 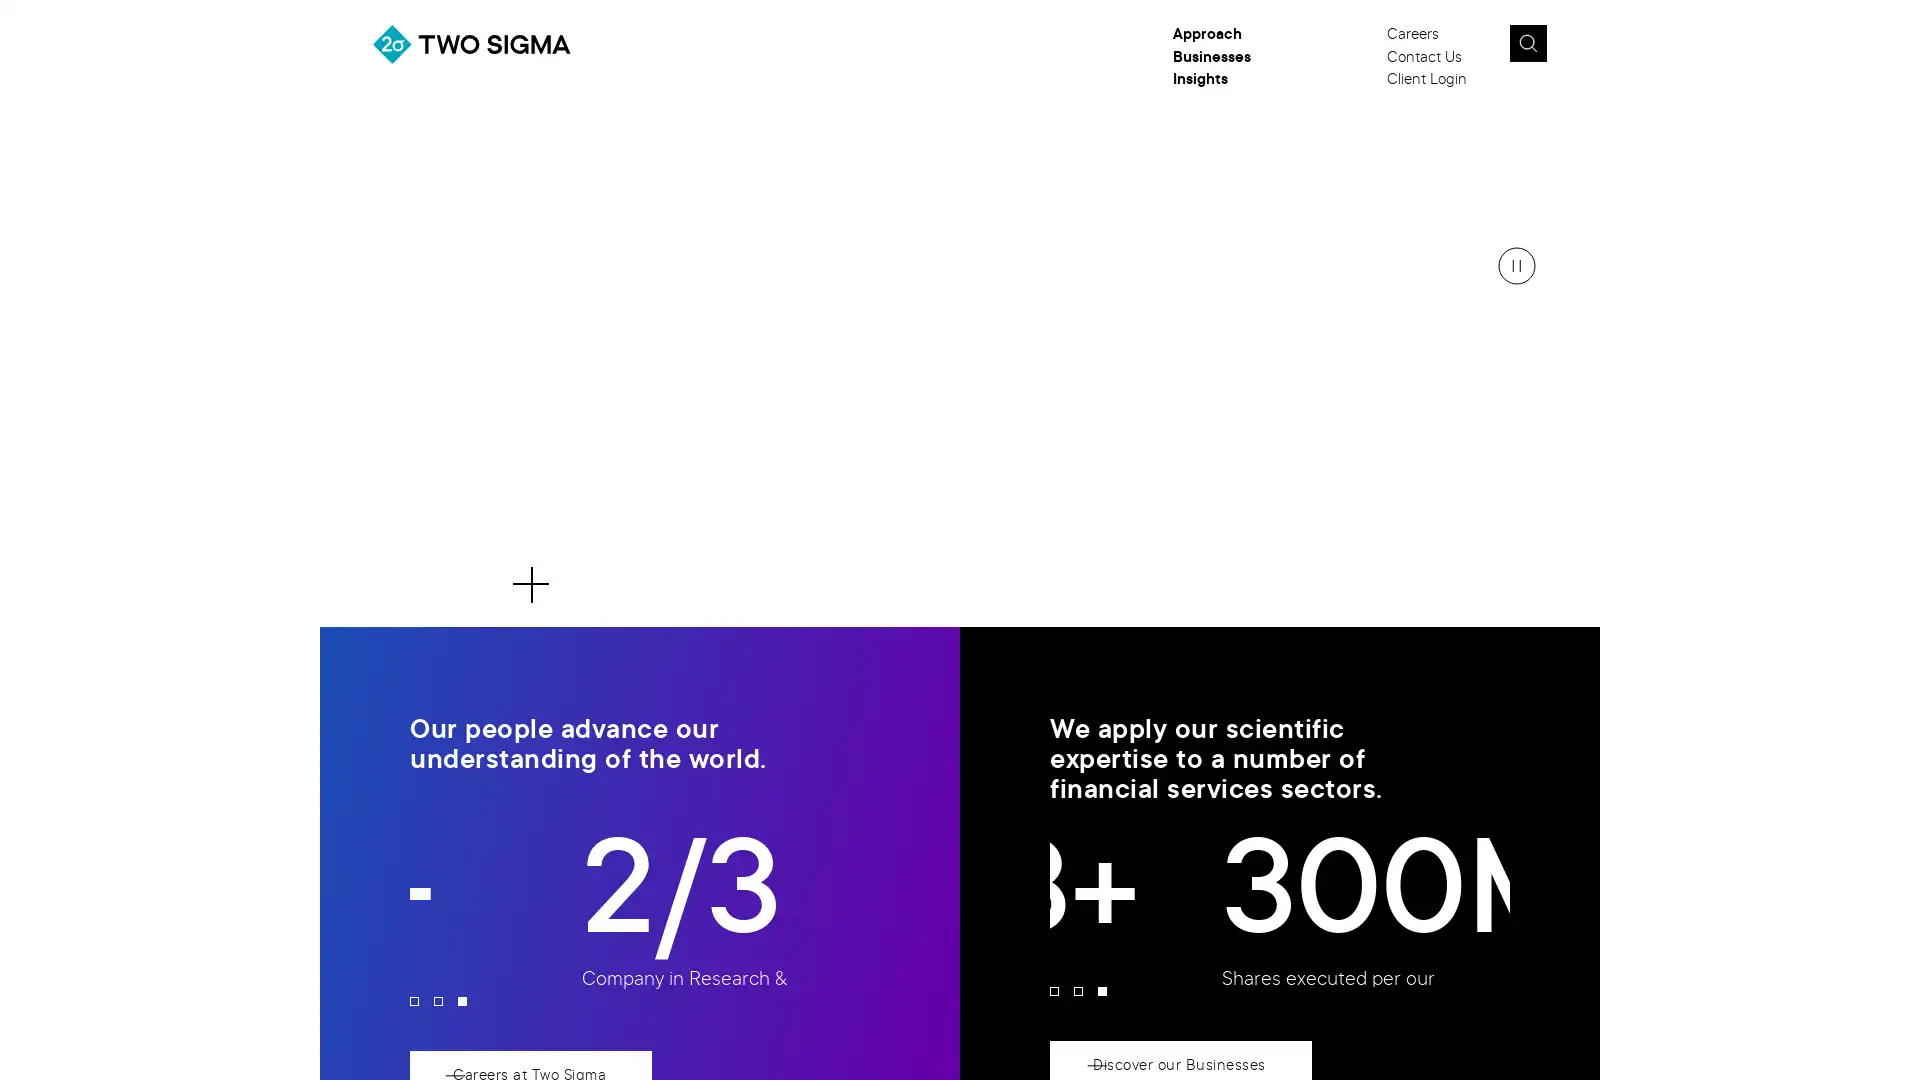 What do you see at coordinates (1526, 43) in the screenshot?
I see `Search` at bounding box center [1526, 43].